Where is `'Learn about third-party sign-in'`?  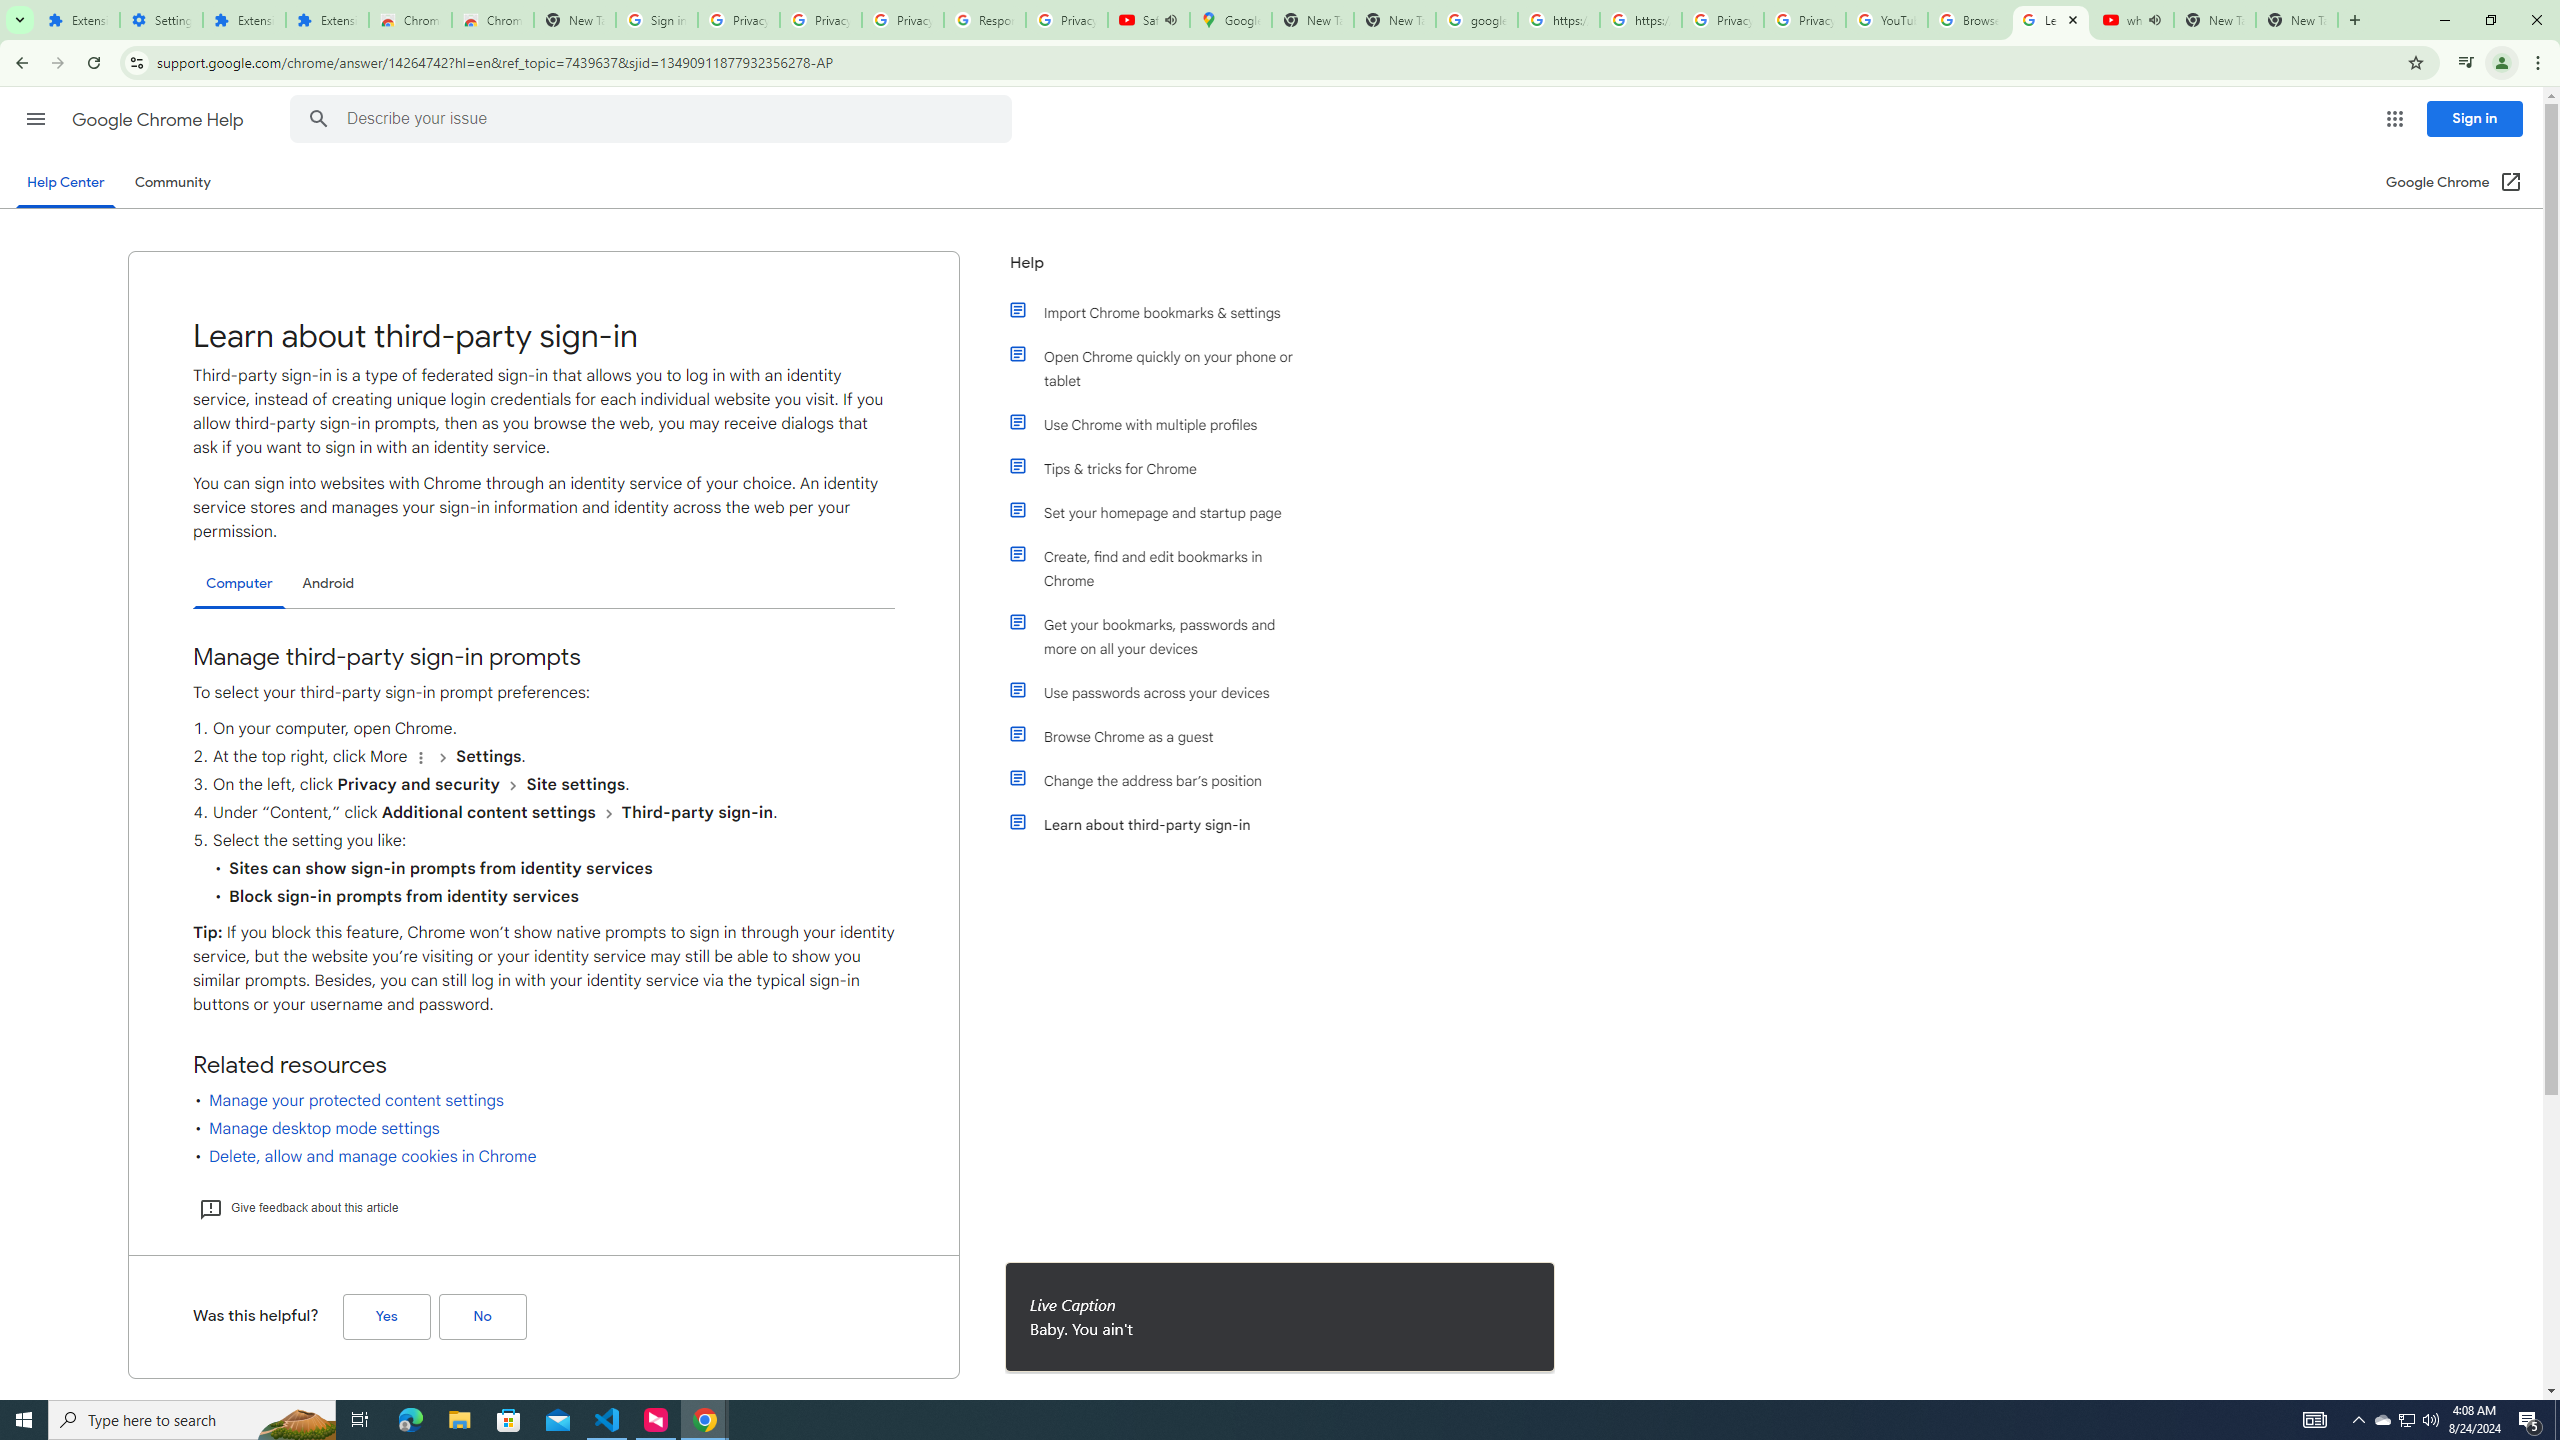
'Learn about third-party sign-in' is located at coordinates (1162, 824).